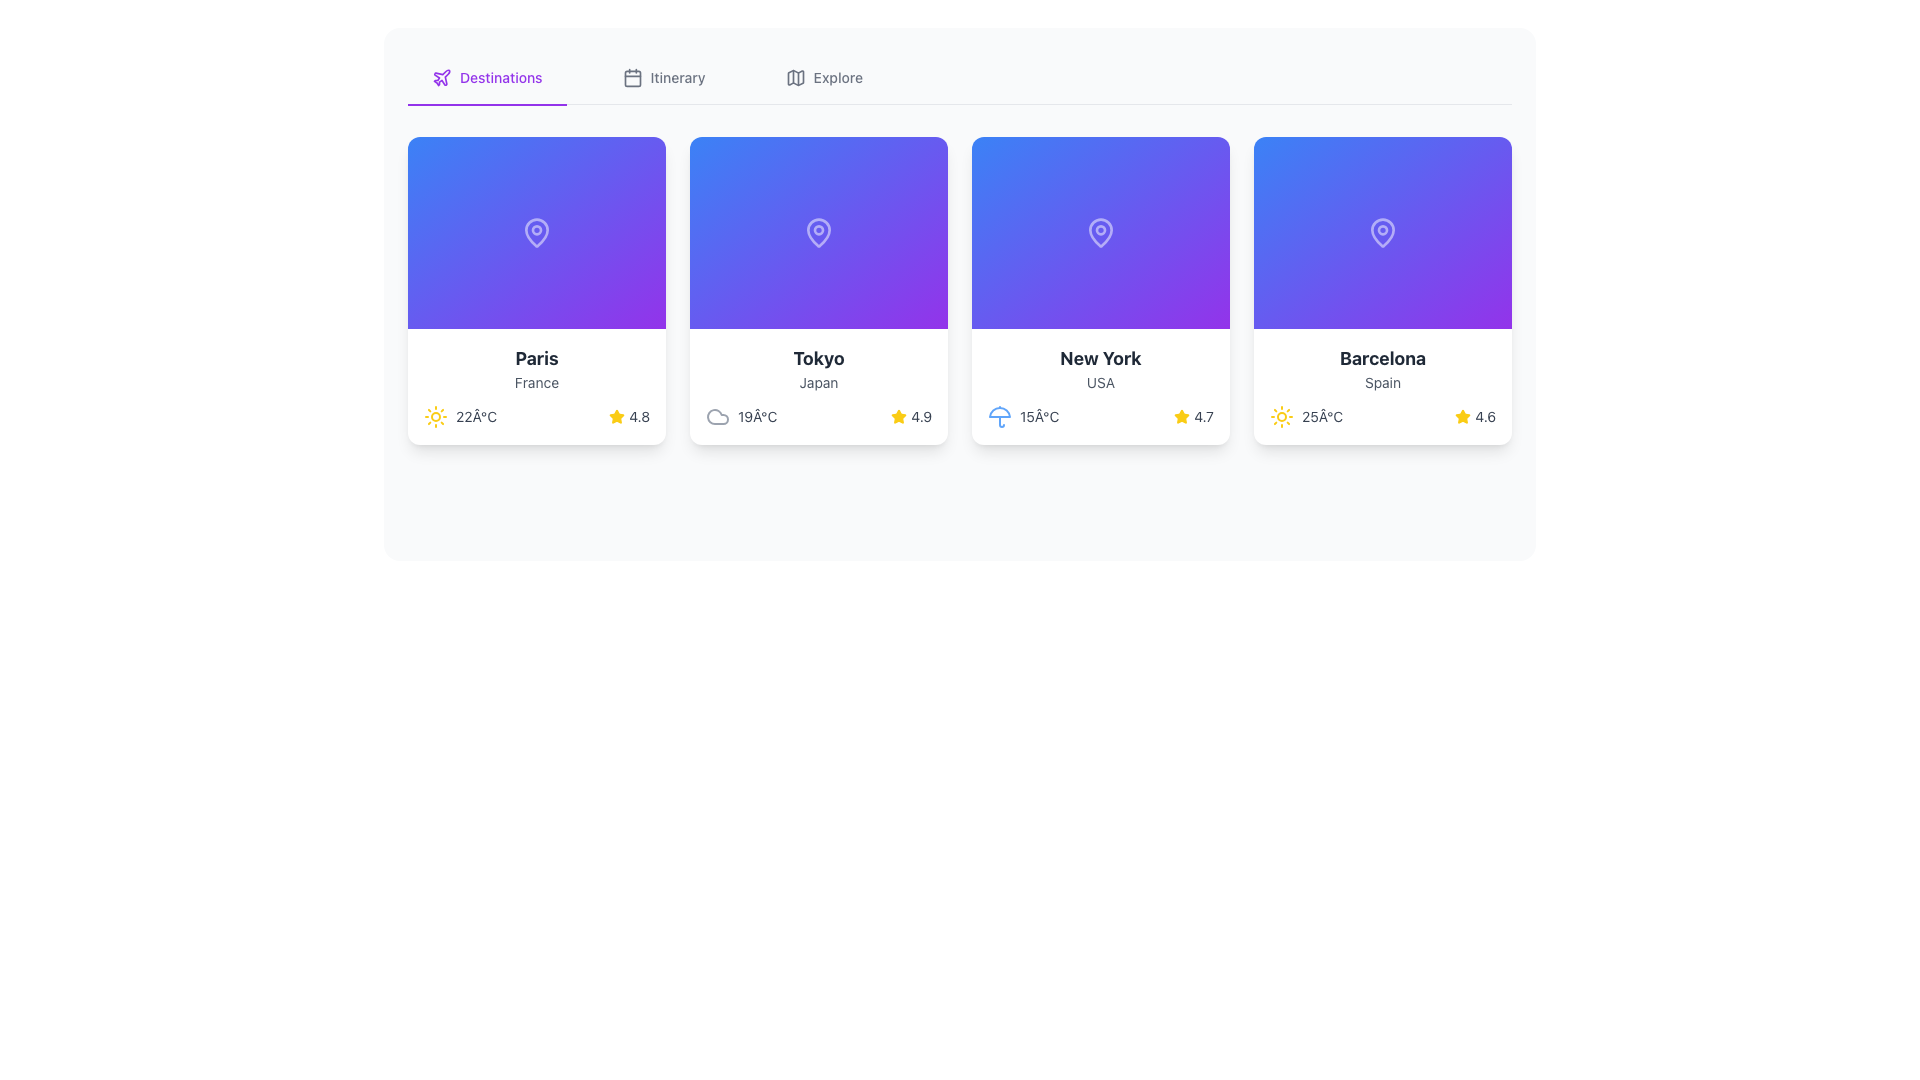 Image resolution: width=1920 pixels, height=1080 pixels. Describe the element at coordinates (1099, 382) in the screenshot. I see `the text label displaying 'USA', which is prominently centered below the title 'New York' within the card layout` at that location.